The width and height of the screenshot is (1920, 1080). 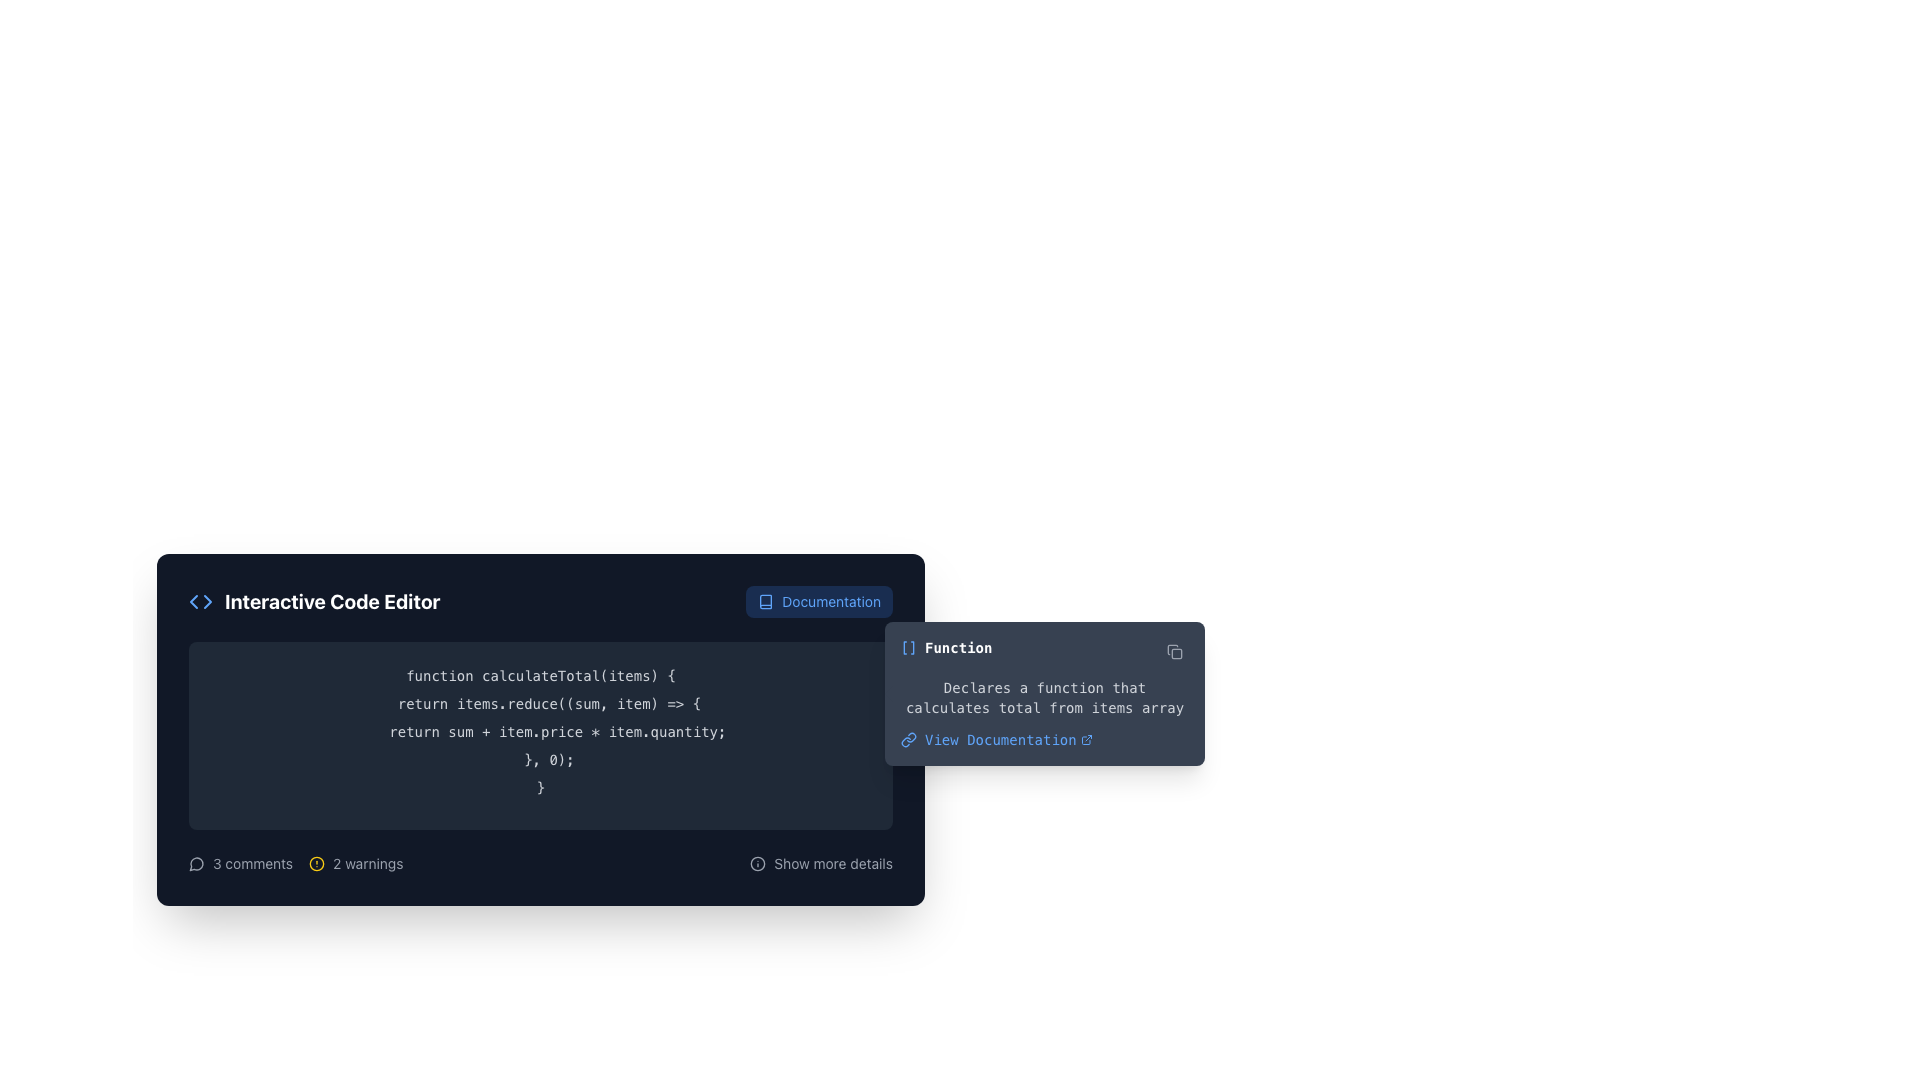 I want to click on the message icon located in the bottom-left region of the interactive code editor area, which signifies the presence of comments or messages, so click(x=196, y=863).